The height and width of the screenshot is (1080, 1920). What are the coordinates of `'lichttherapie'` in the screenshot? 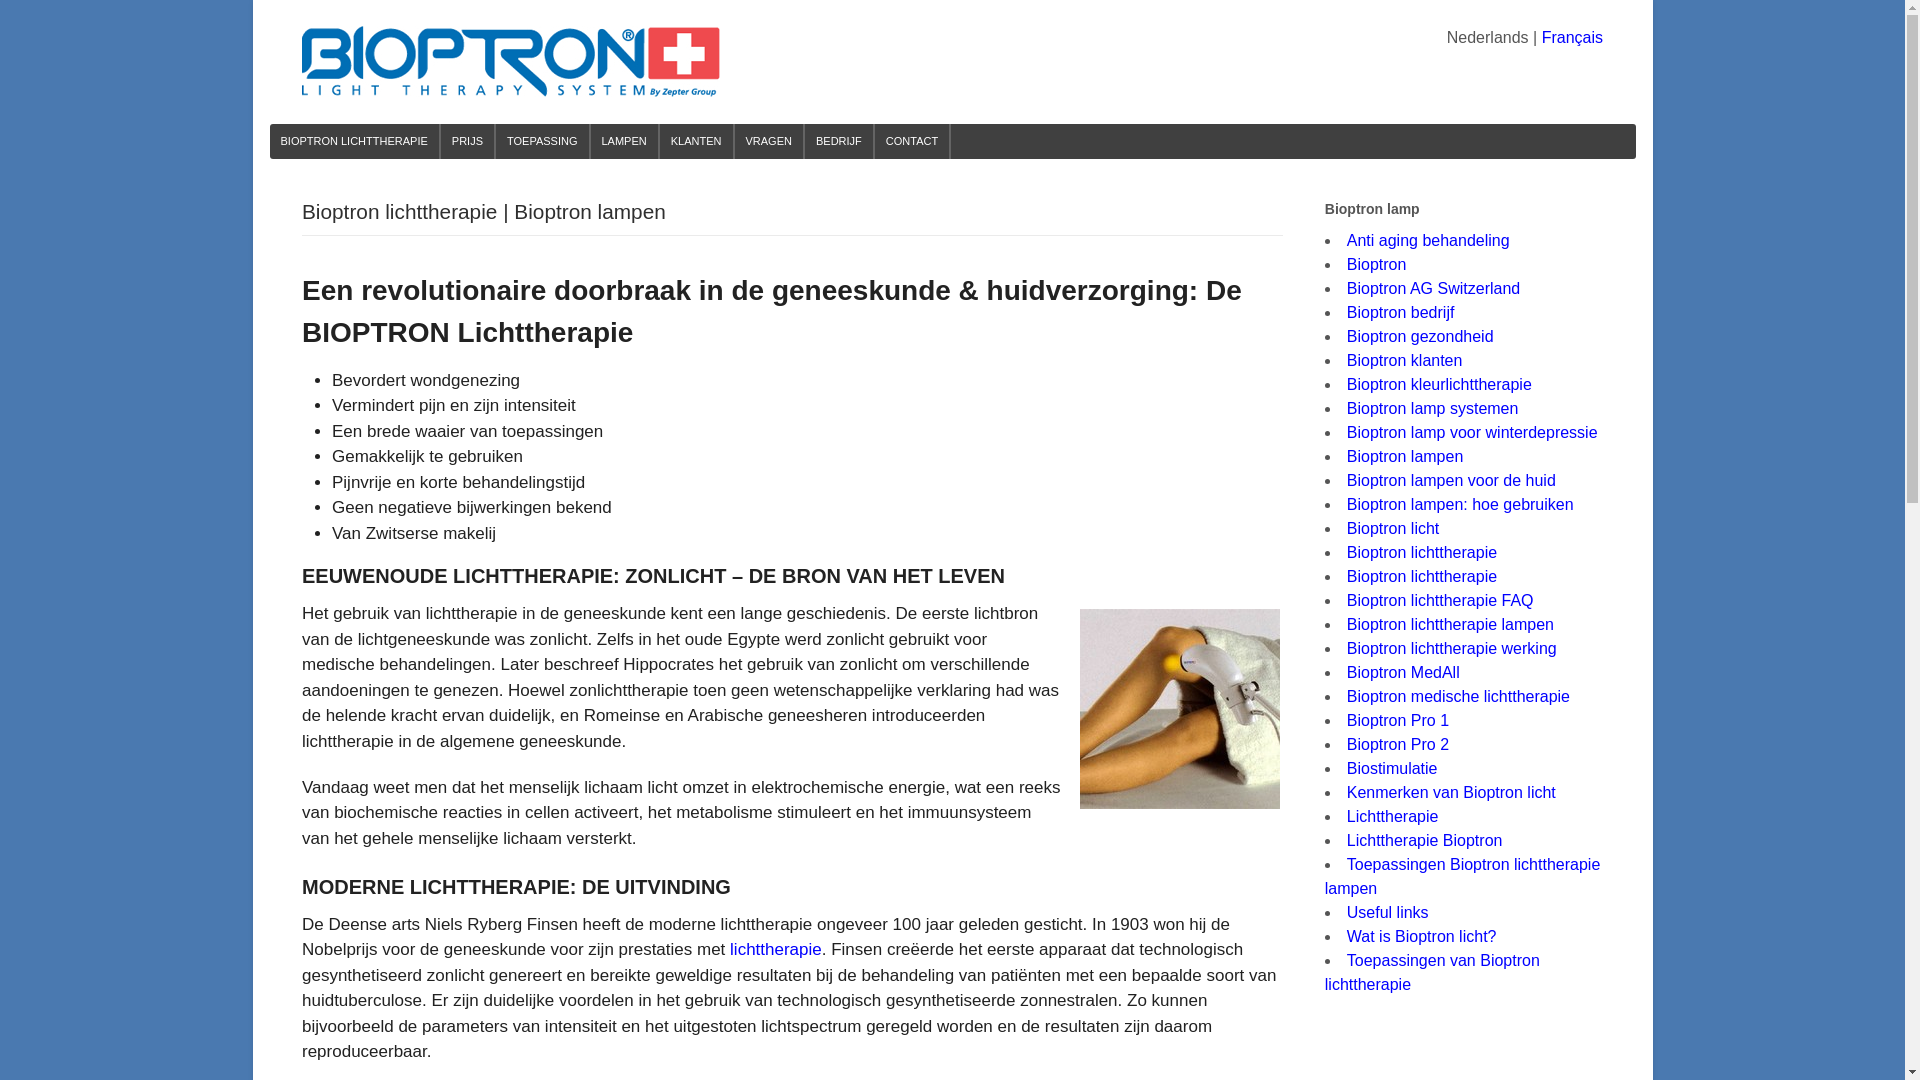 It's located at (775, 948).